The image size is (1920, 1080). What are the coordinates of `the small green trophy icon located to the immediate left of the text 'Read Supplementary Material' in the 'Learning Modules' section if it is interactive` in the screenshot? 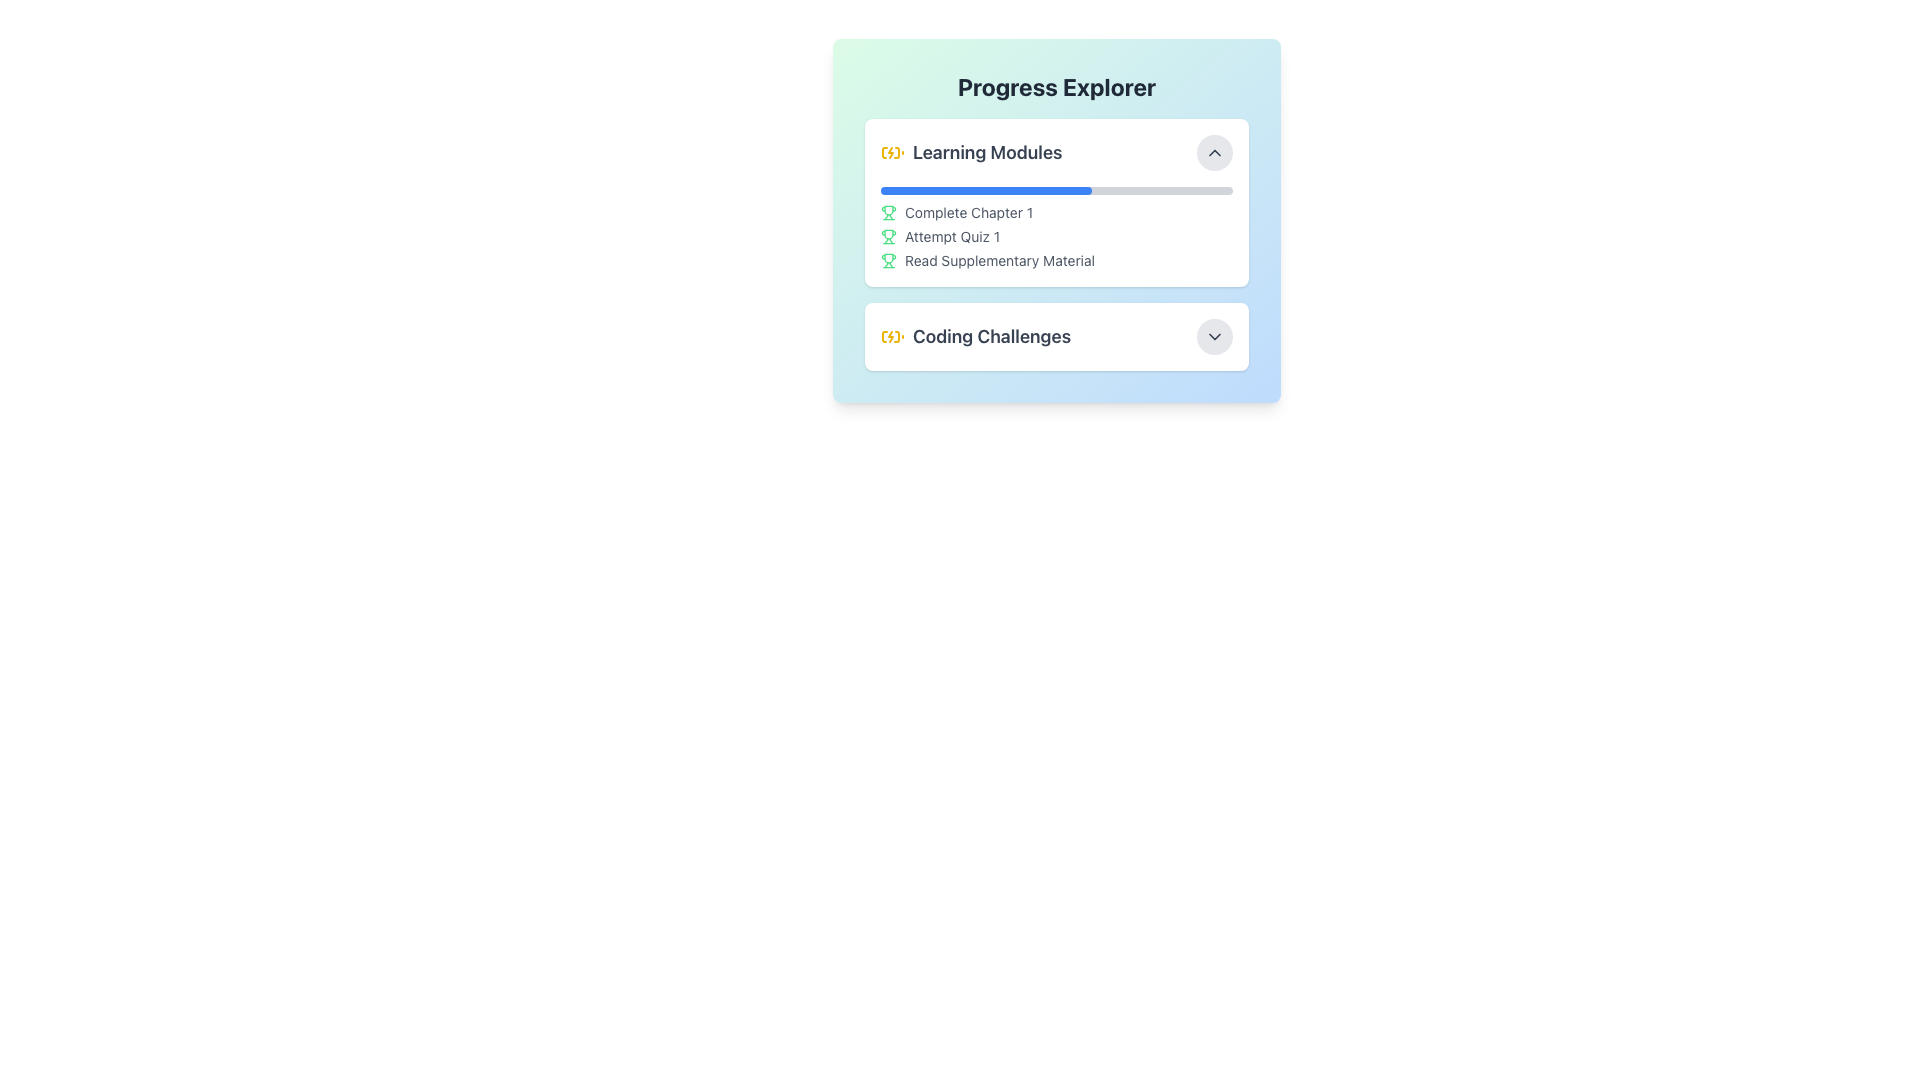 It's located at (887, 260).